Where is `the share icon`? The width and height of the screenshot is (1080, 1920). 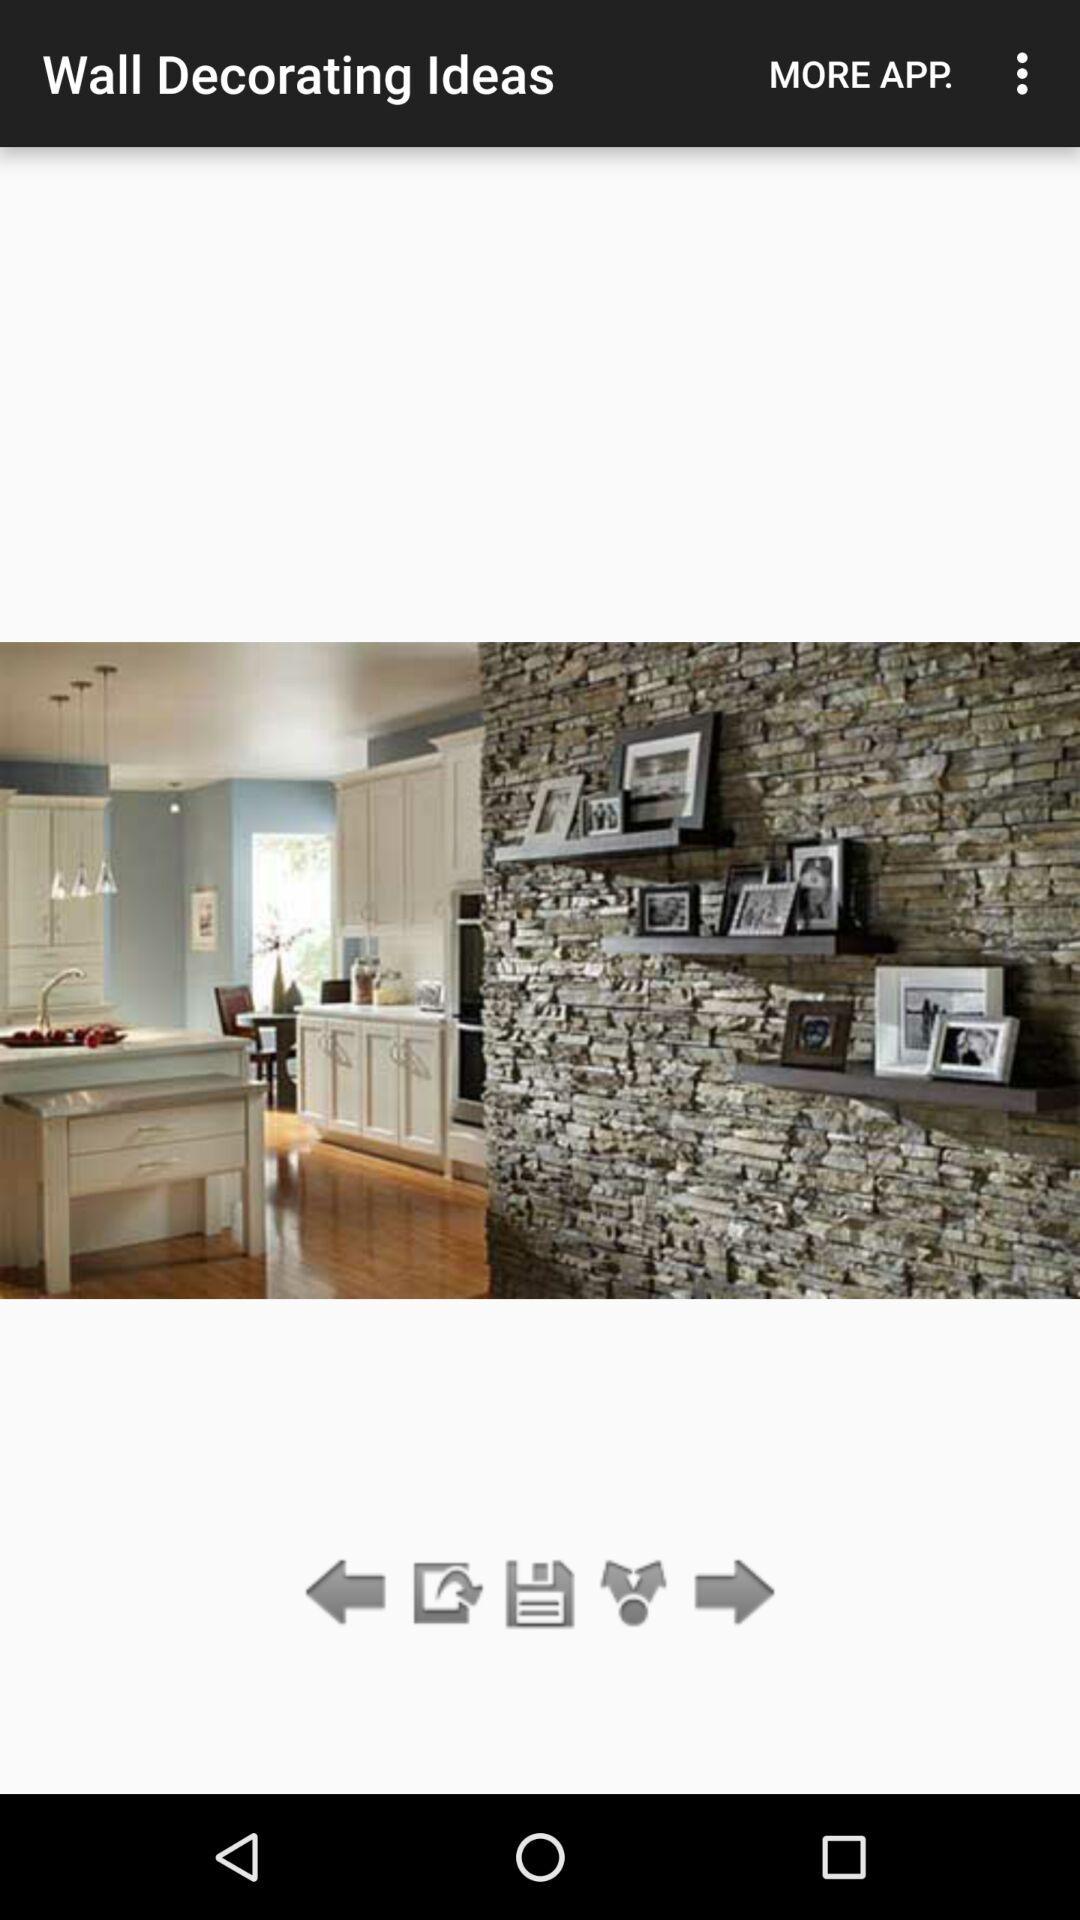
the share icon is located at coordinates (634, 1593).